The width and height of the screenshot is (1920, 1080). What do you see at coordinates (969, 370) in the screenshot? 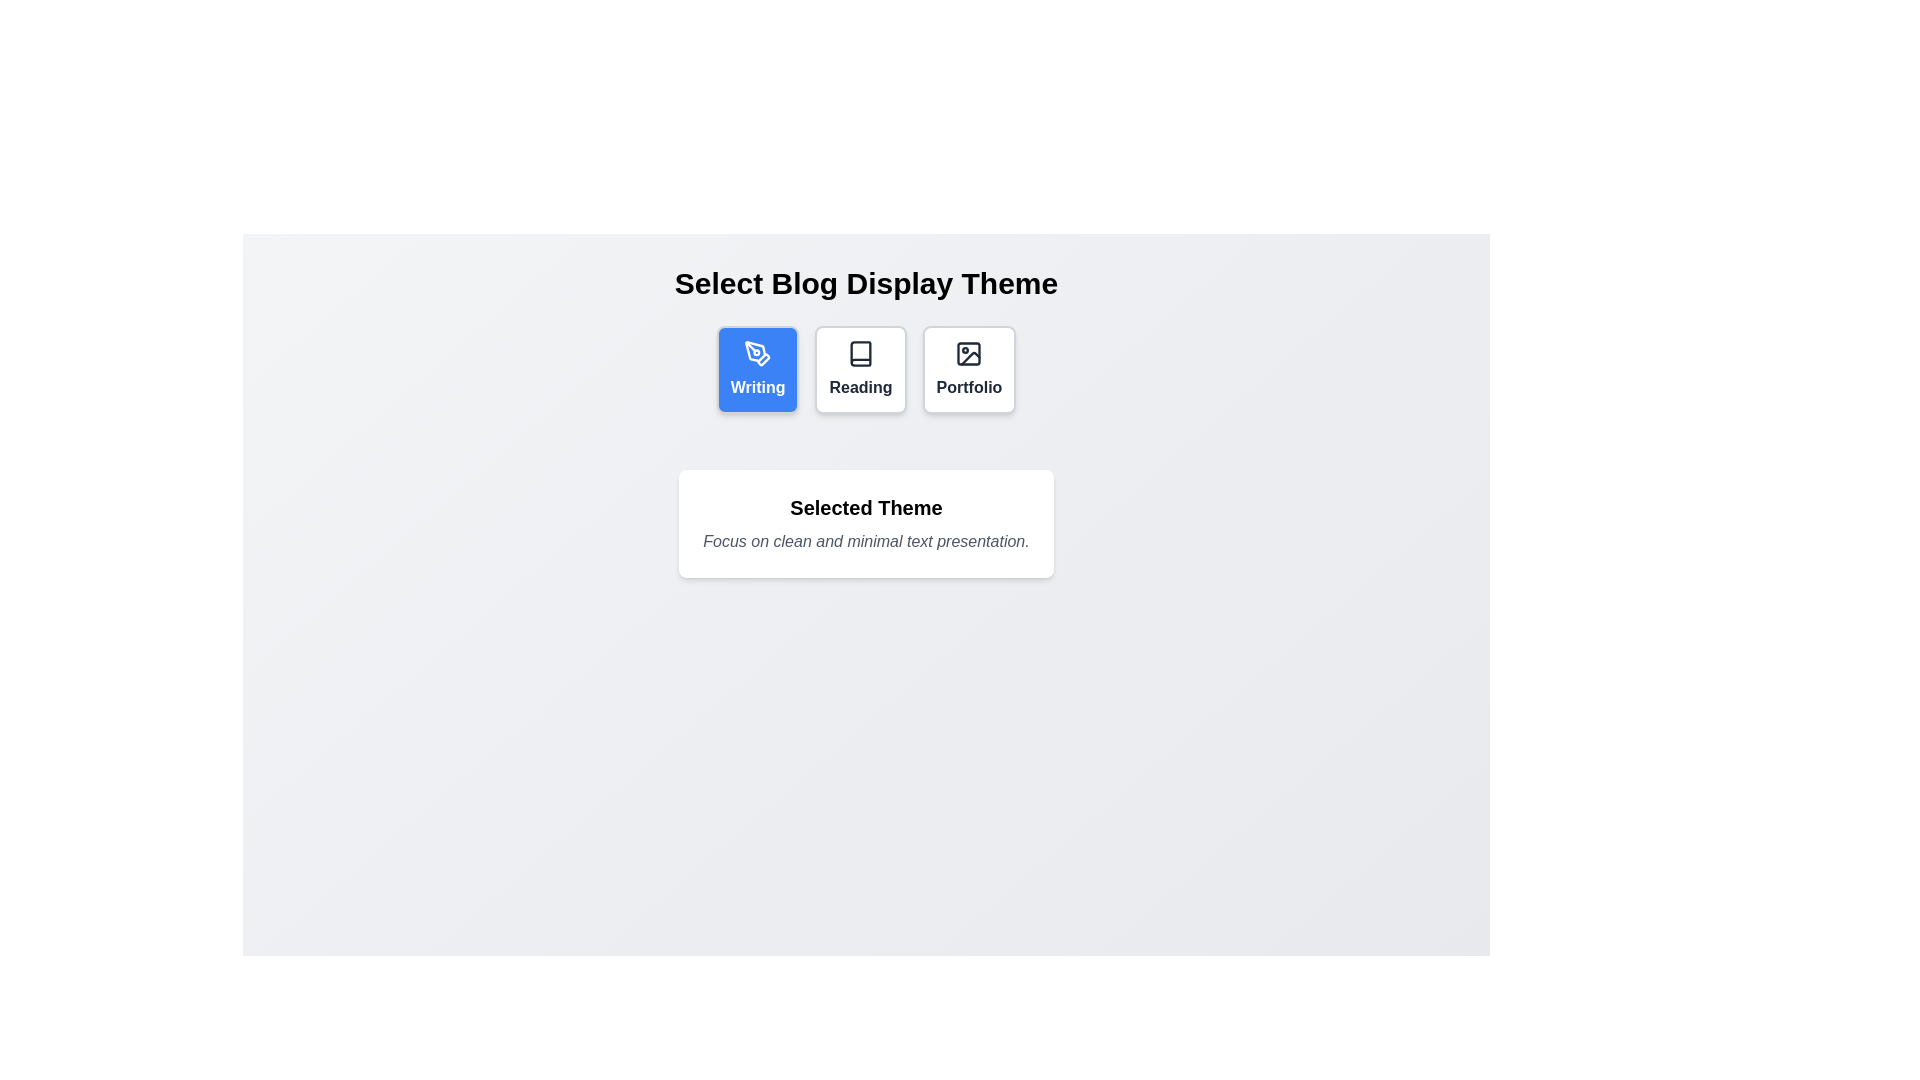
I see `the button to select the theme Portfolio` at bounding box center [969, 370].